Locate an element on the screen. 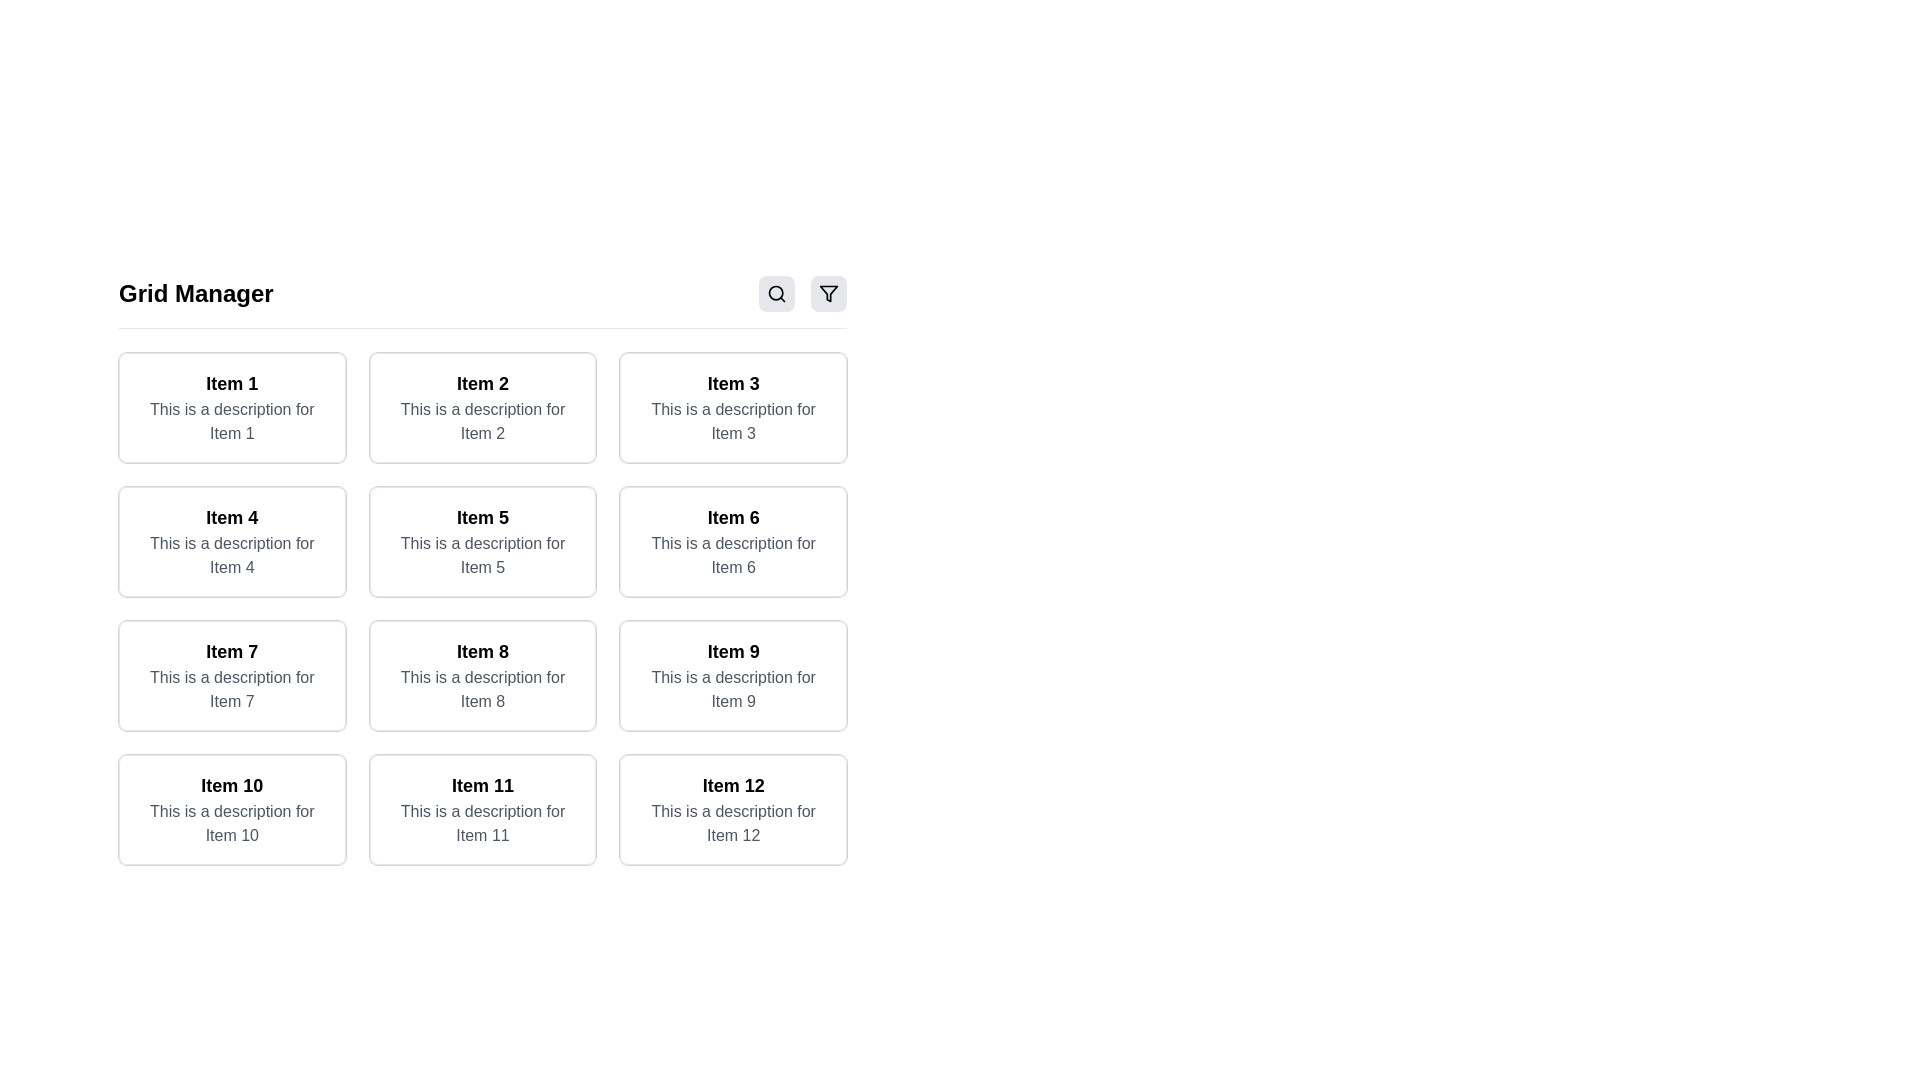  the filter icon button located in the top-right section of the interface is located at coordinates (829, 293).